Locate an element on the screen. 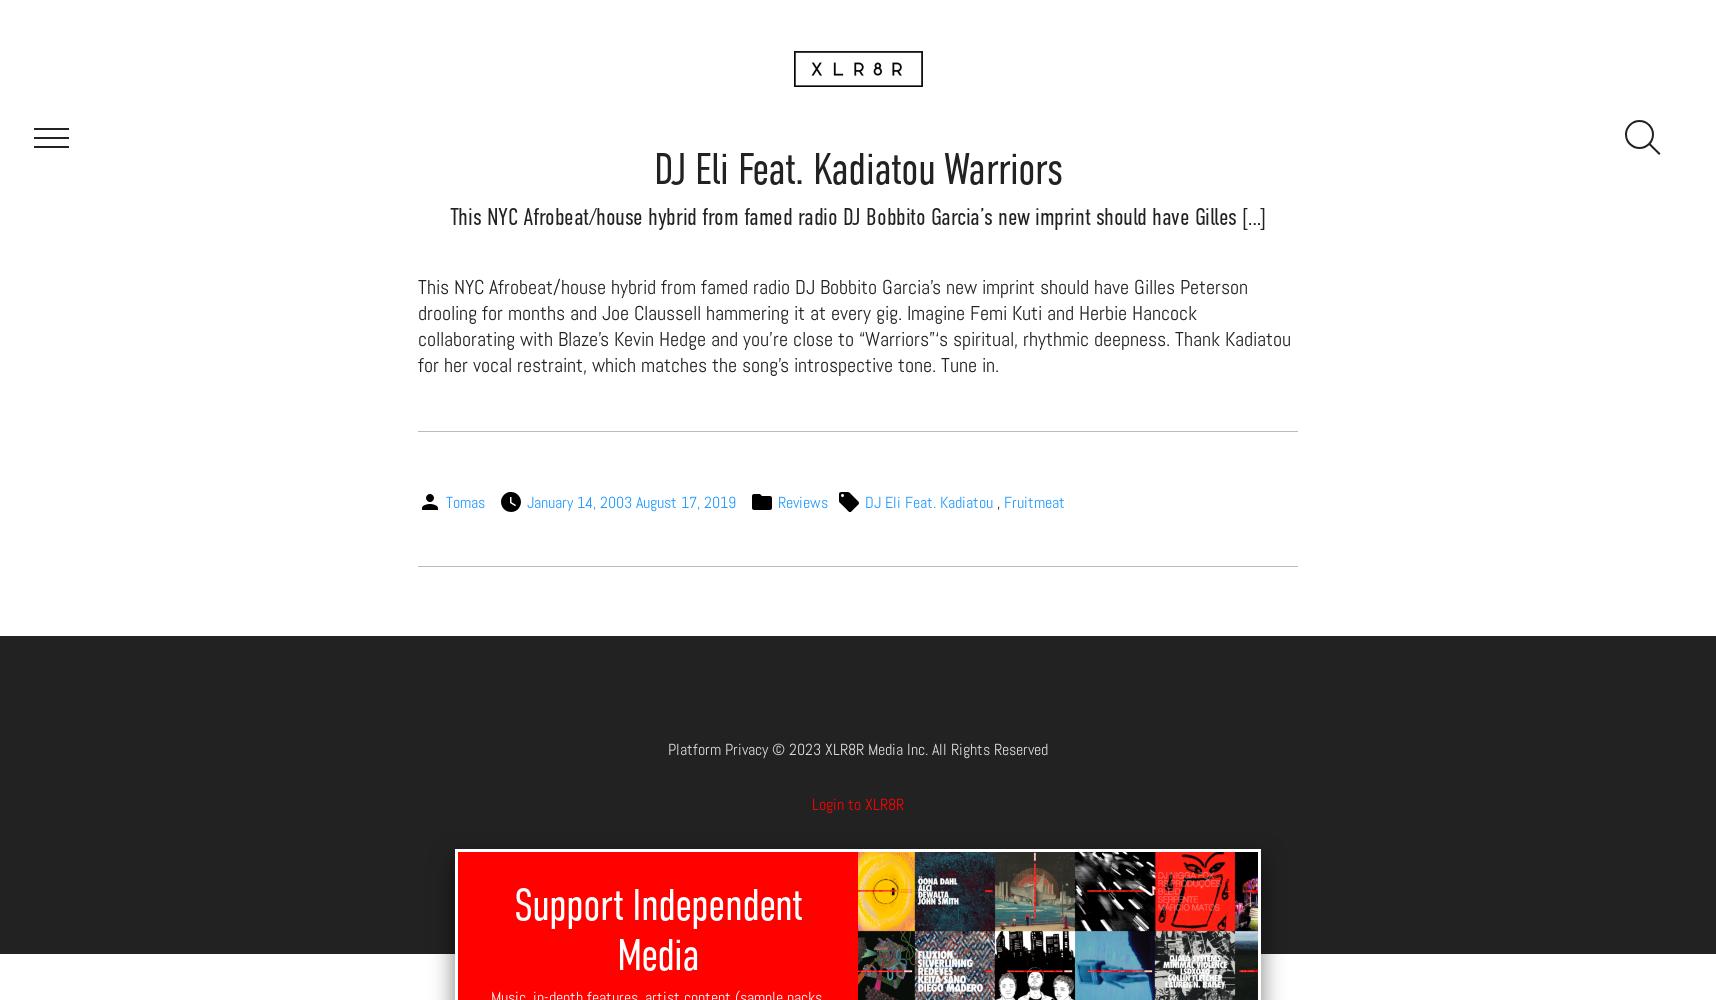  'This NYC Afrobeat/house hybrid from famed radio DJ Bobbito Garcia’s new imprint should have Gilles Peterson drooling for months and Joe Claussell hammering it at every gig. Imagine Femi Kuti and Herbie Hancock collaborating with Blaze’s Kevin Hedge and you’re close to “Warriors”‘s spiritual, rhythmic deepness. Thank Kadiatou for her vocal restraint, which matches the song’s introspective tone. Tune in.' is located at coordinates (854, 324).